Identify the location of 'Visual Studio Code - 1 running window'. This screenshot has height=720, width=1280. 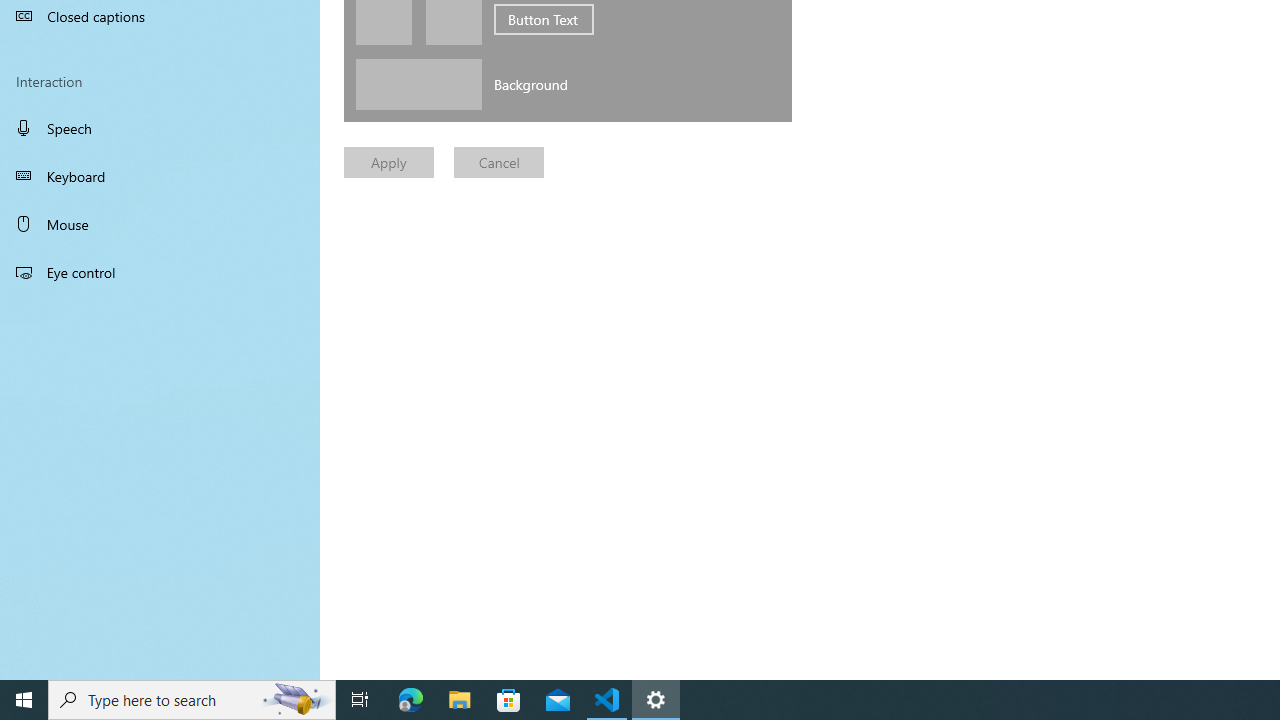
(606, 698).